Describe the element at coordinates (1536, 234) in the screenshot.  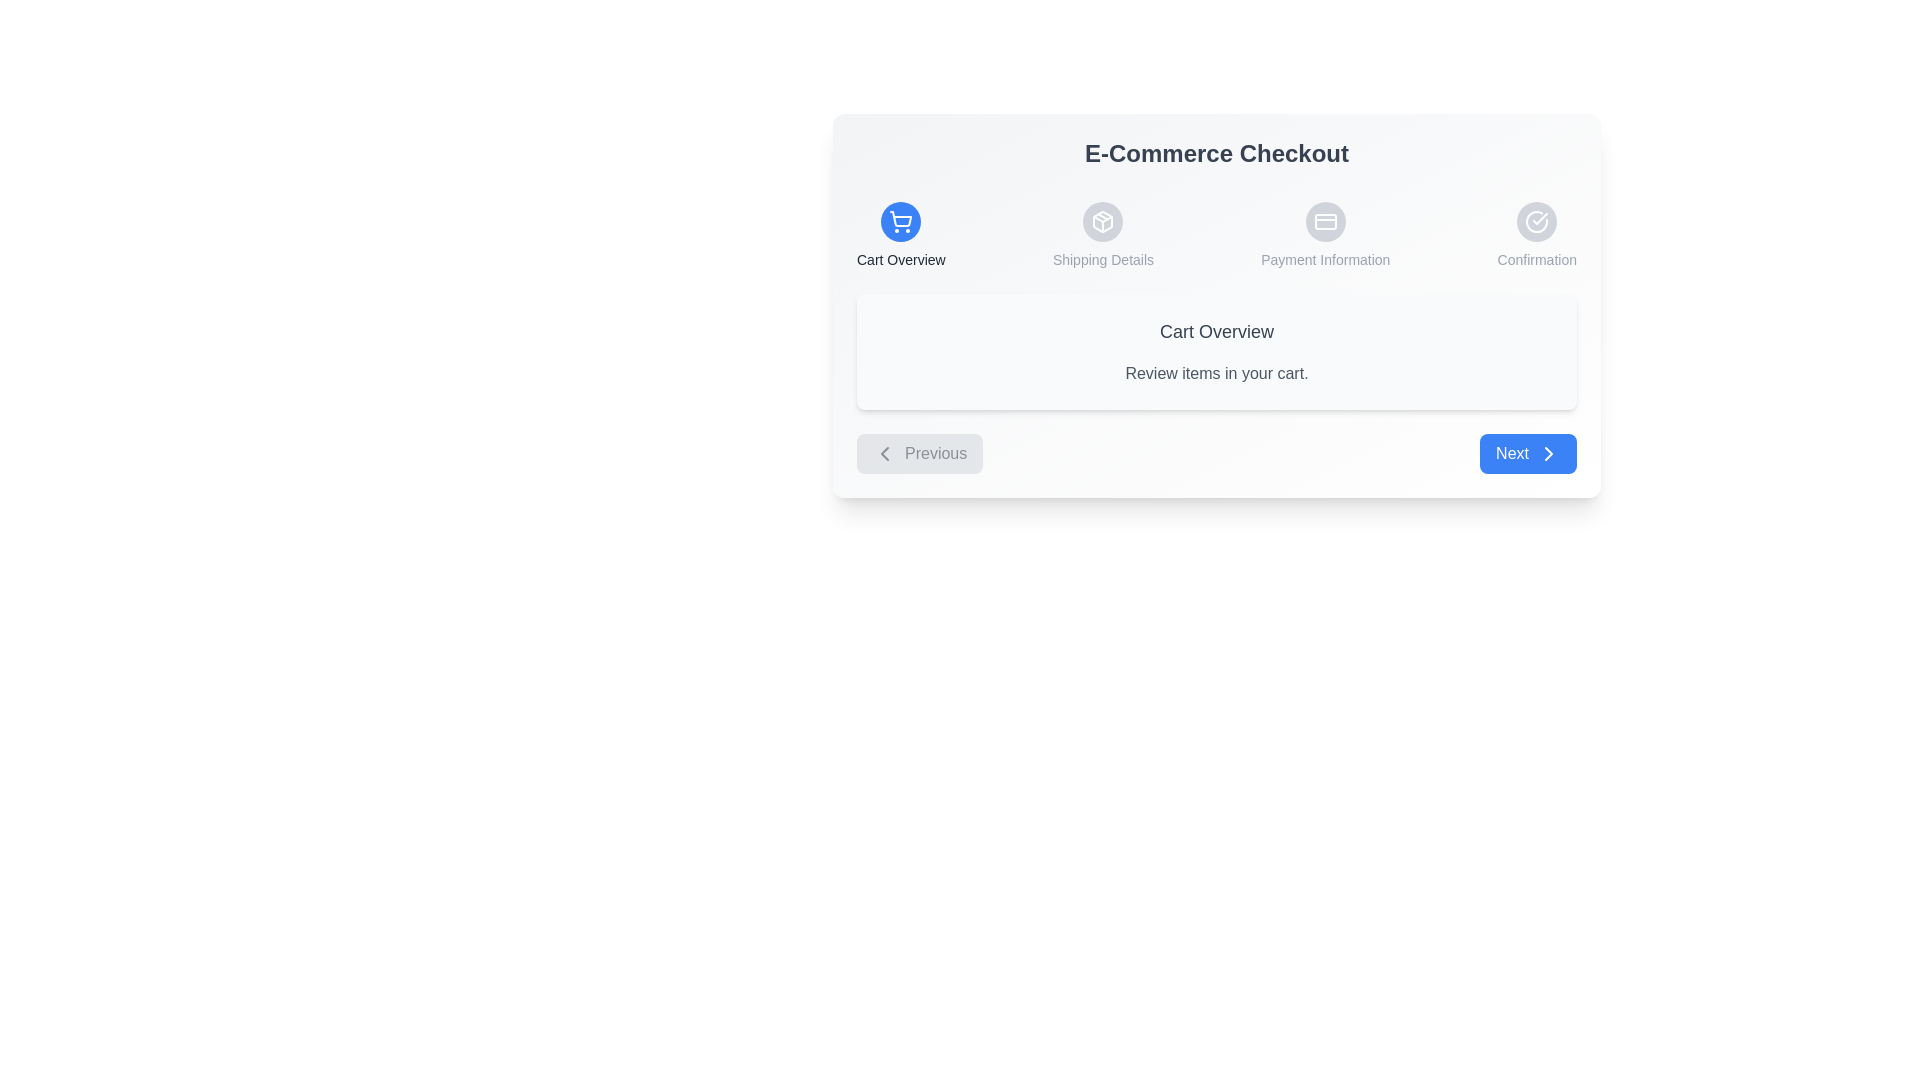
I see `the 'Confirmation' step indicator in the horizontal progress tracker` at that location.